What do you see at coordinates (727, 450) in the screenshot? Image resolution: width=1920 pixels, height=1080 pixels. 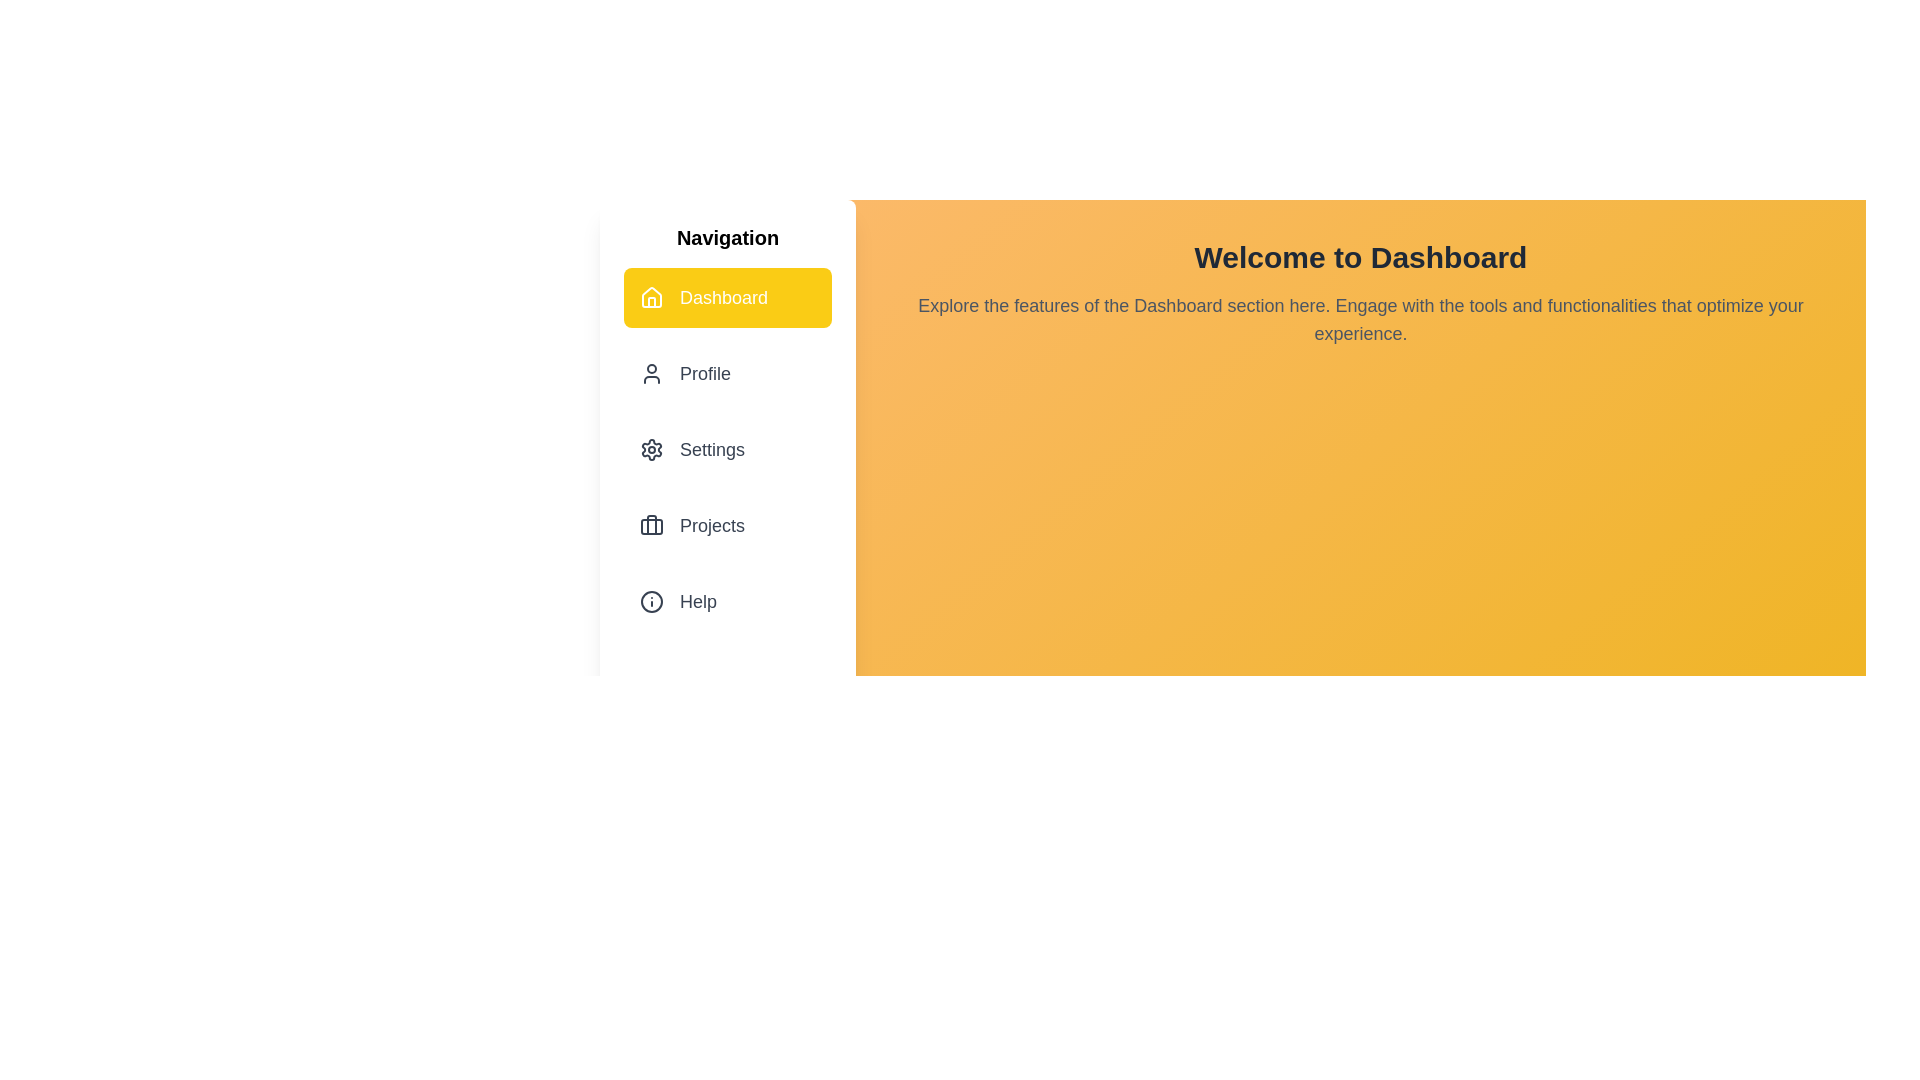 I see `the menu item corresponding to Settings` at bounding box center [727, 450].